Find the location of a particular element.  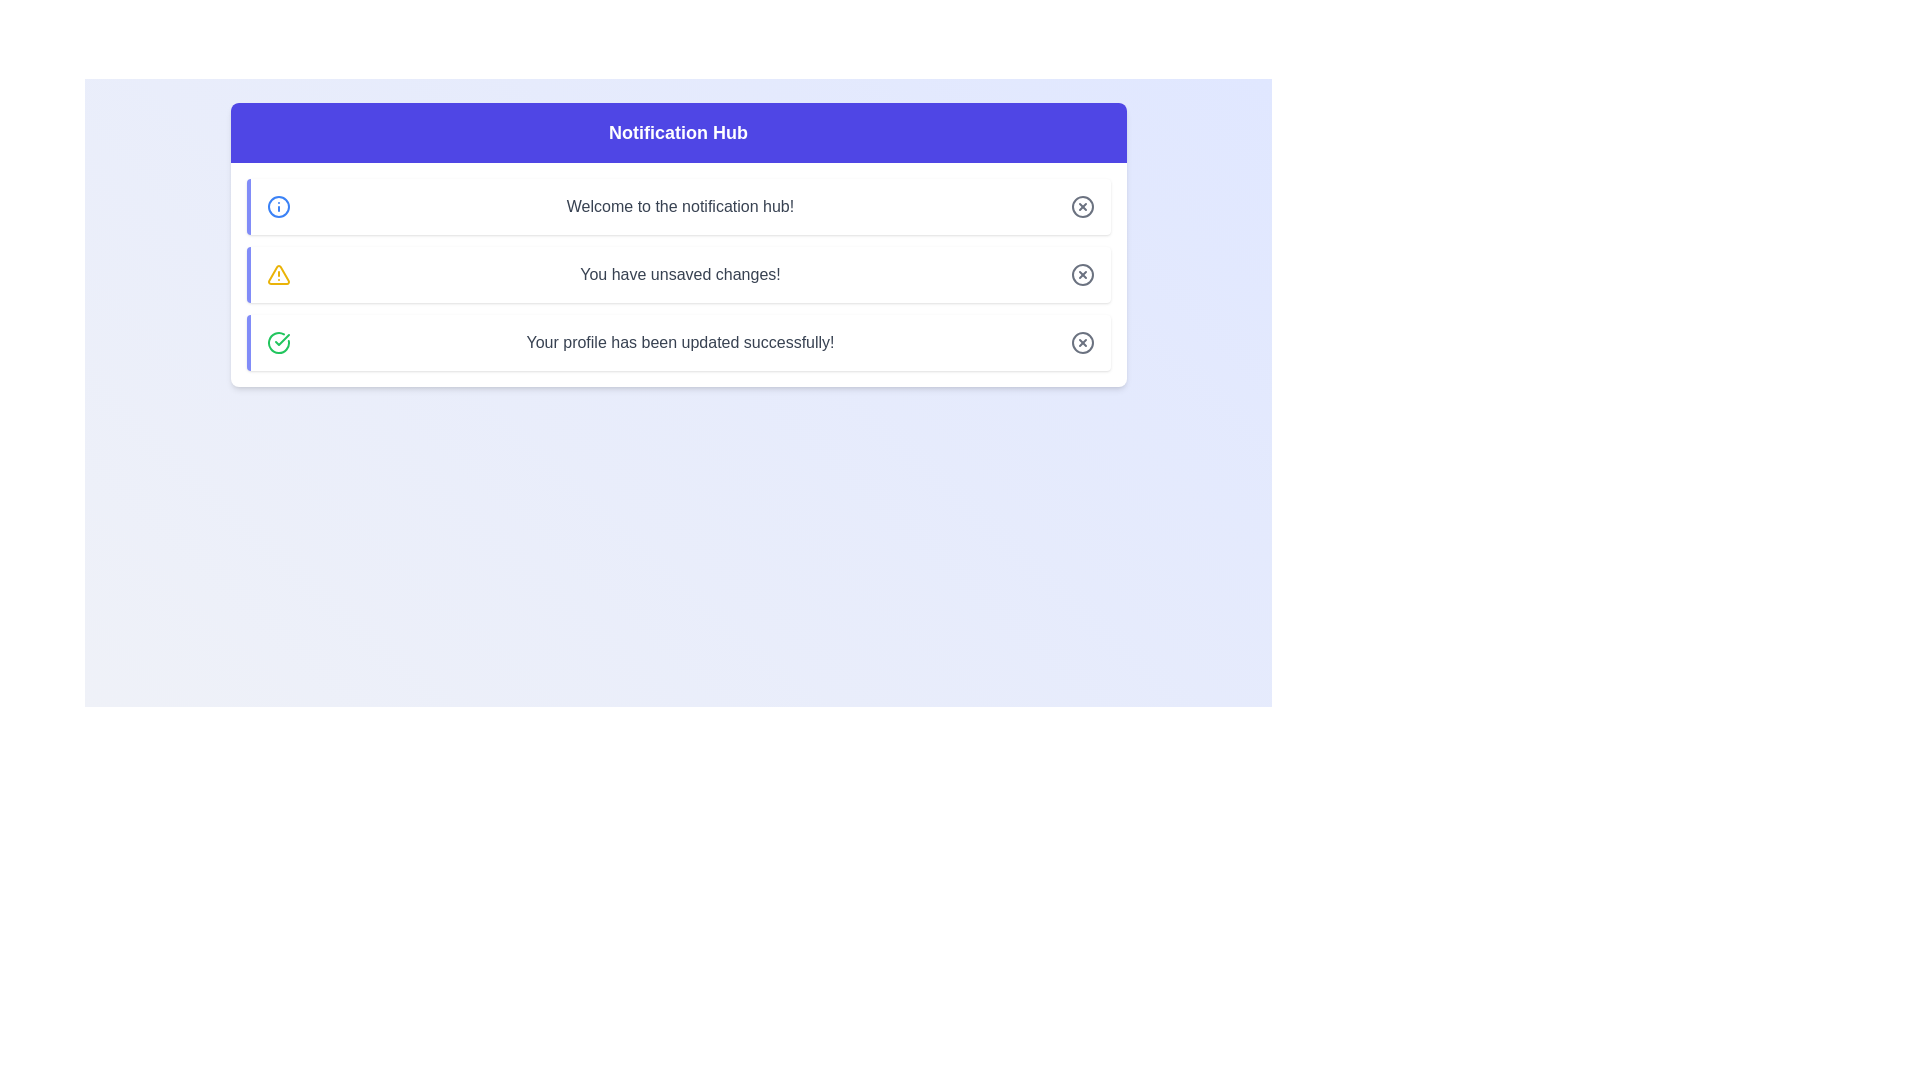

message from the Notification box that informs the user about unsaved changes, positioned centrally in the stack of notifications is located at coordinates (678, 274).